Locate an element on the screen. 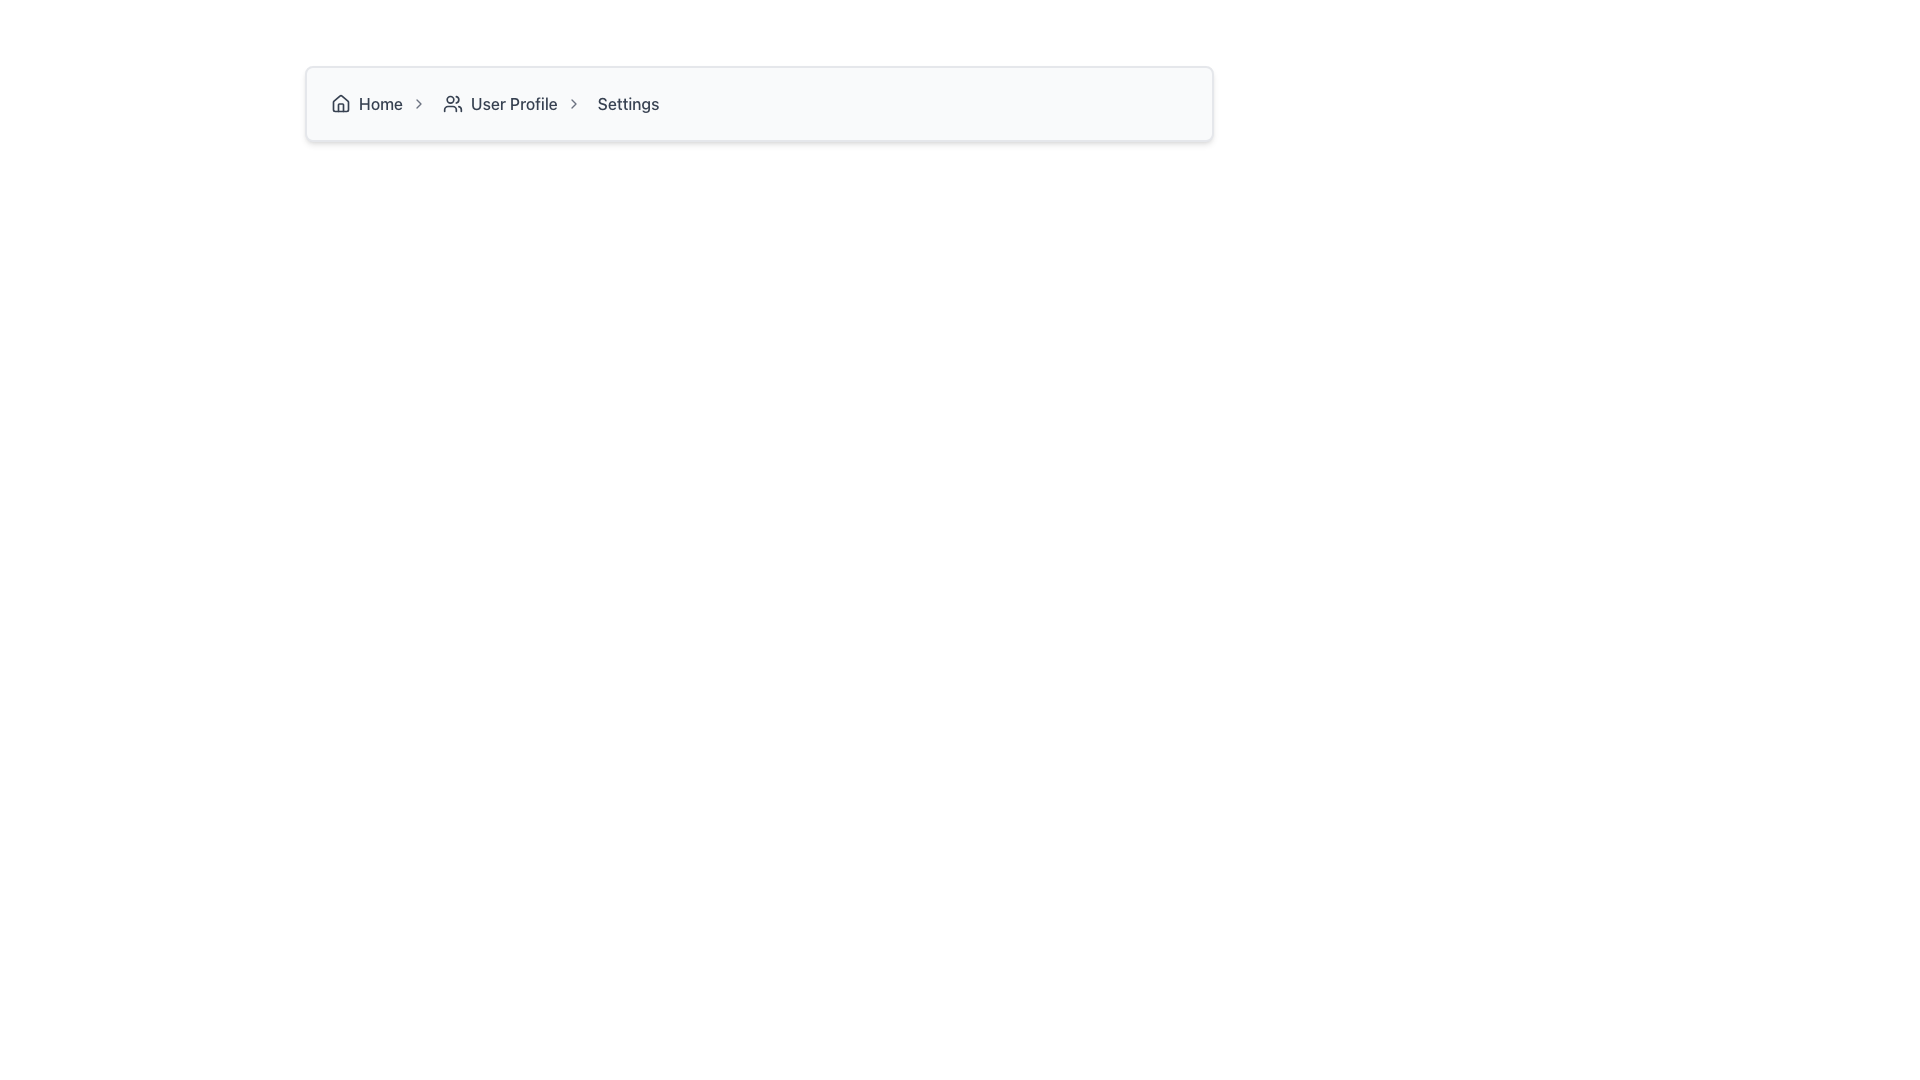 The width and height of the screenshot is (1920, 1080). the 'Home' text label in the breadcrumb navigation bar is located at coordinates (380, 104).